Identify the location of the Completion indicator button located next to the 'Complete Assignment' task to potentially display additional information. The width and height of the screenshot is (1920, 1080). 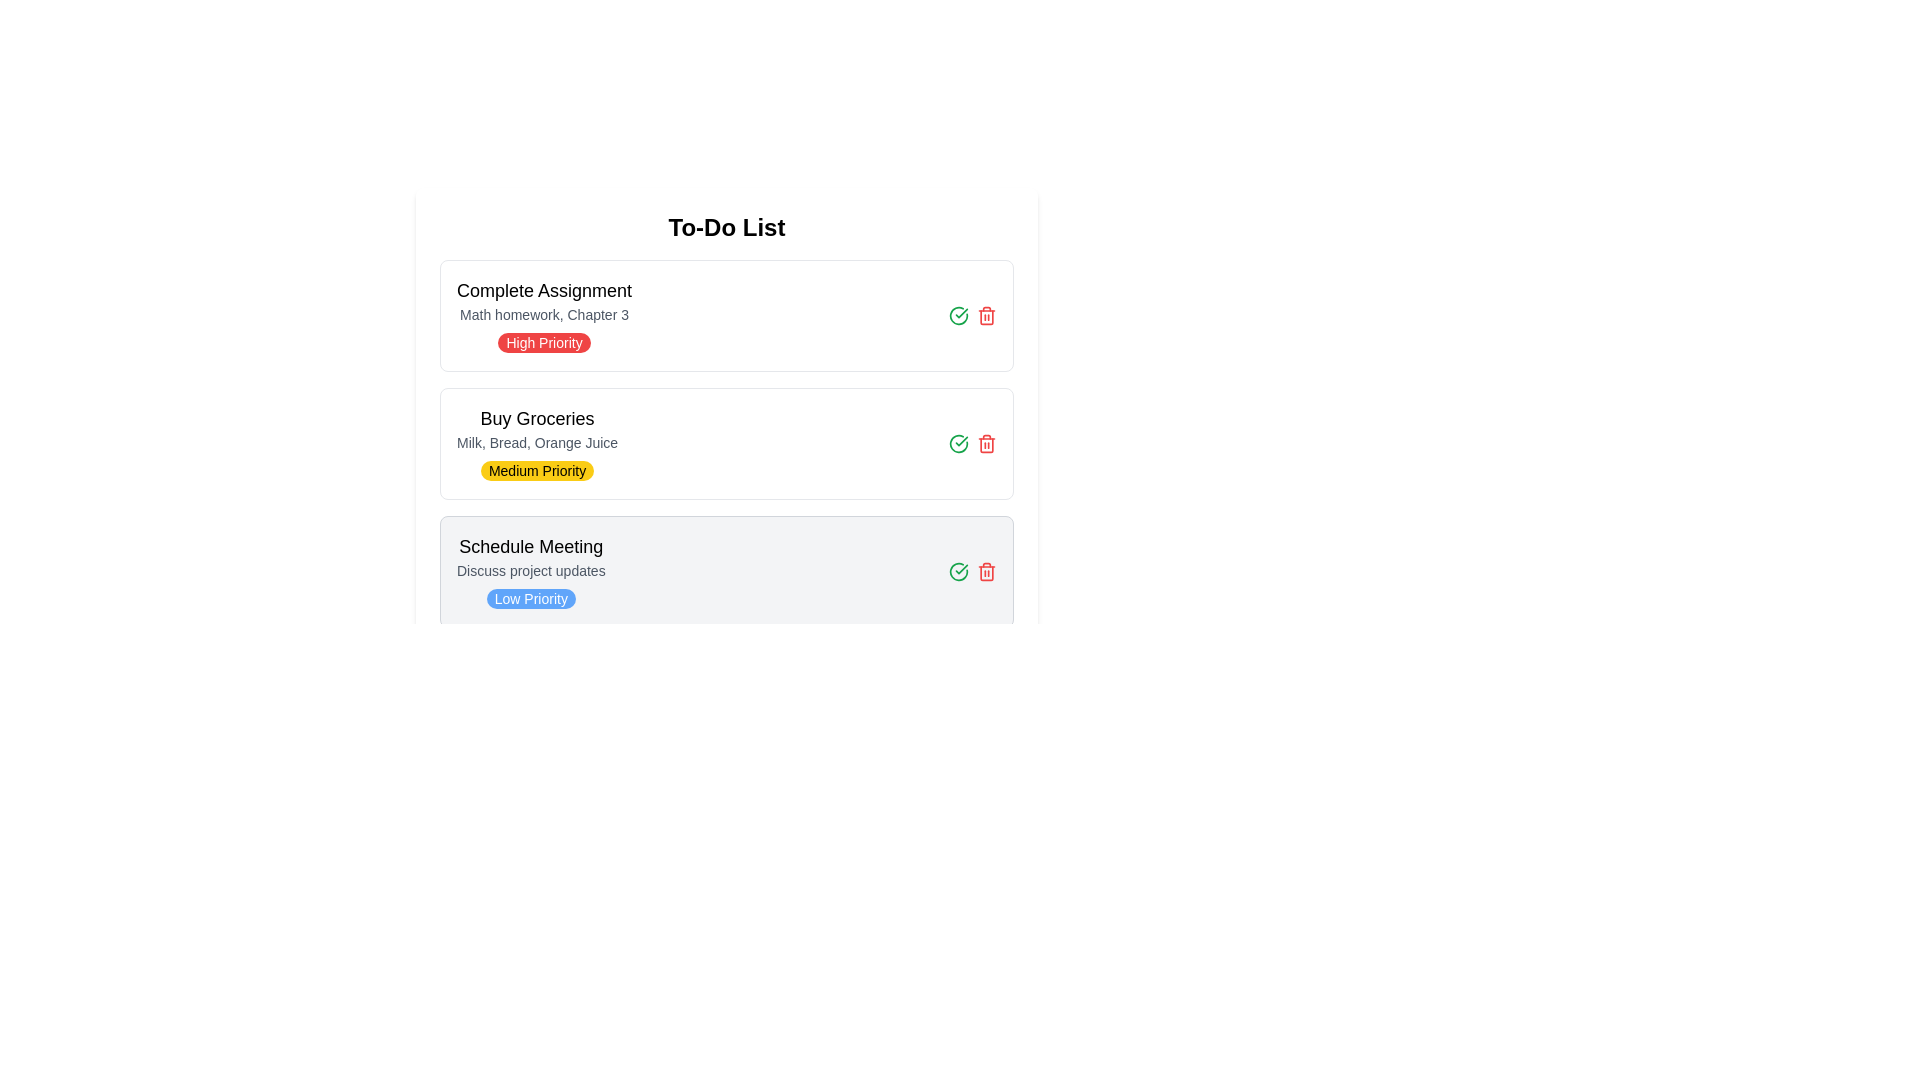
(958, 442).